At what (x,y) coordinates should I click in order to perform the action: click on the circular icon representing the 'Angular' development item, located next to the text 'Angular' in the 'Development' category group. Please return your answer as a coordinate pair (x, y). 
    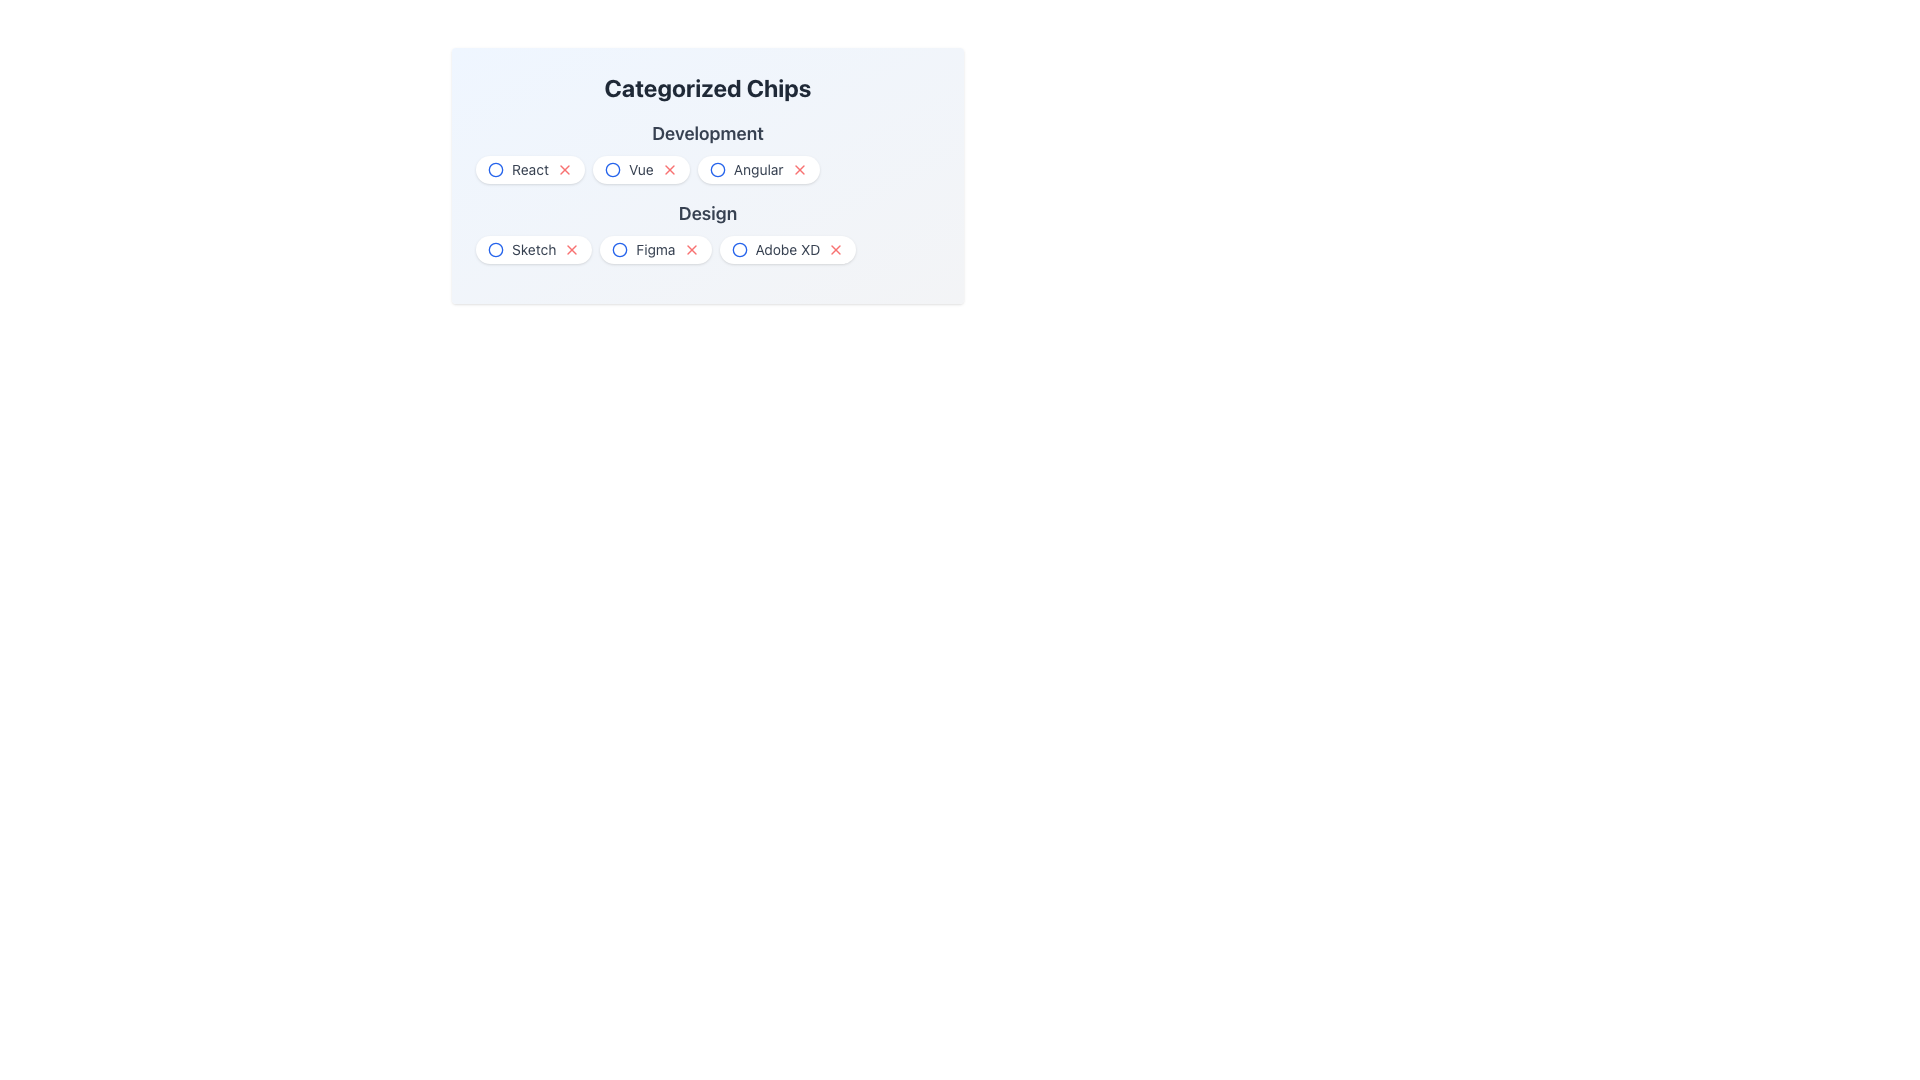
    Looking at the image, I should click on (717, 168).